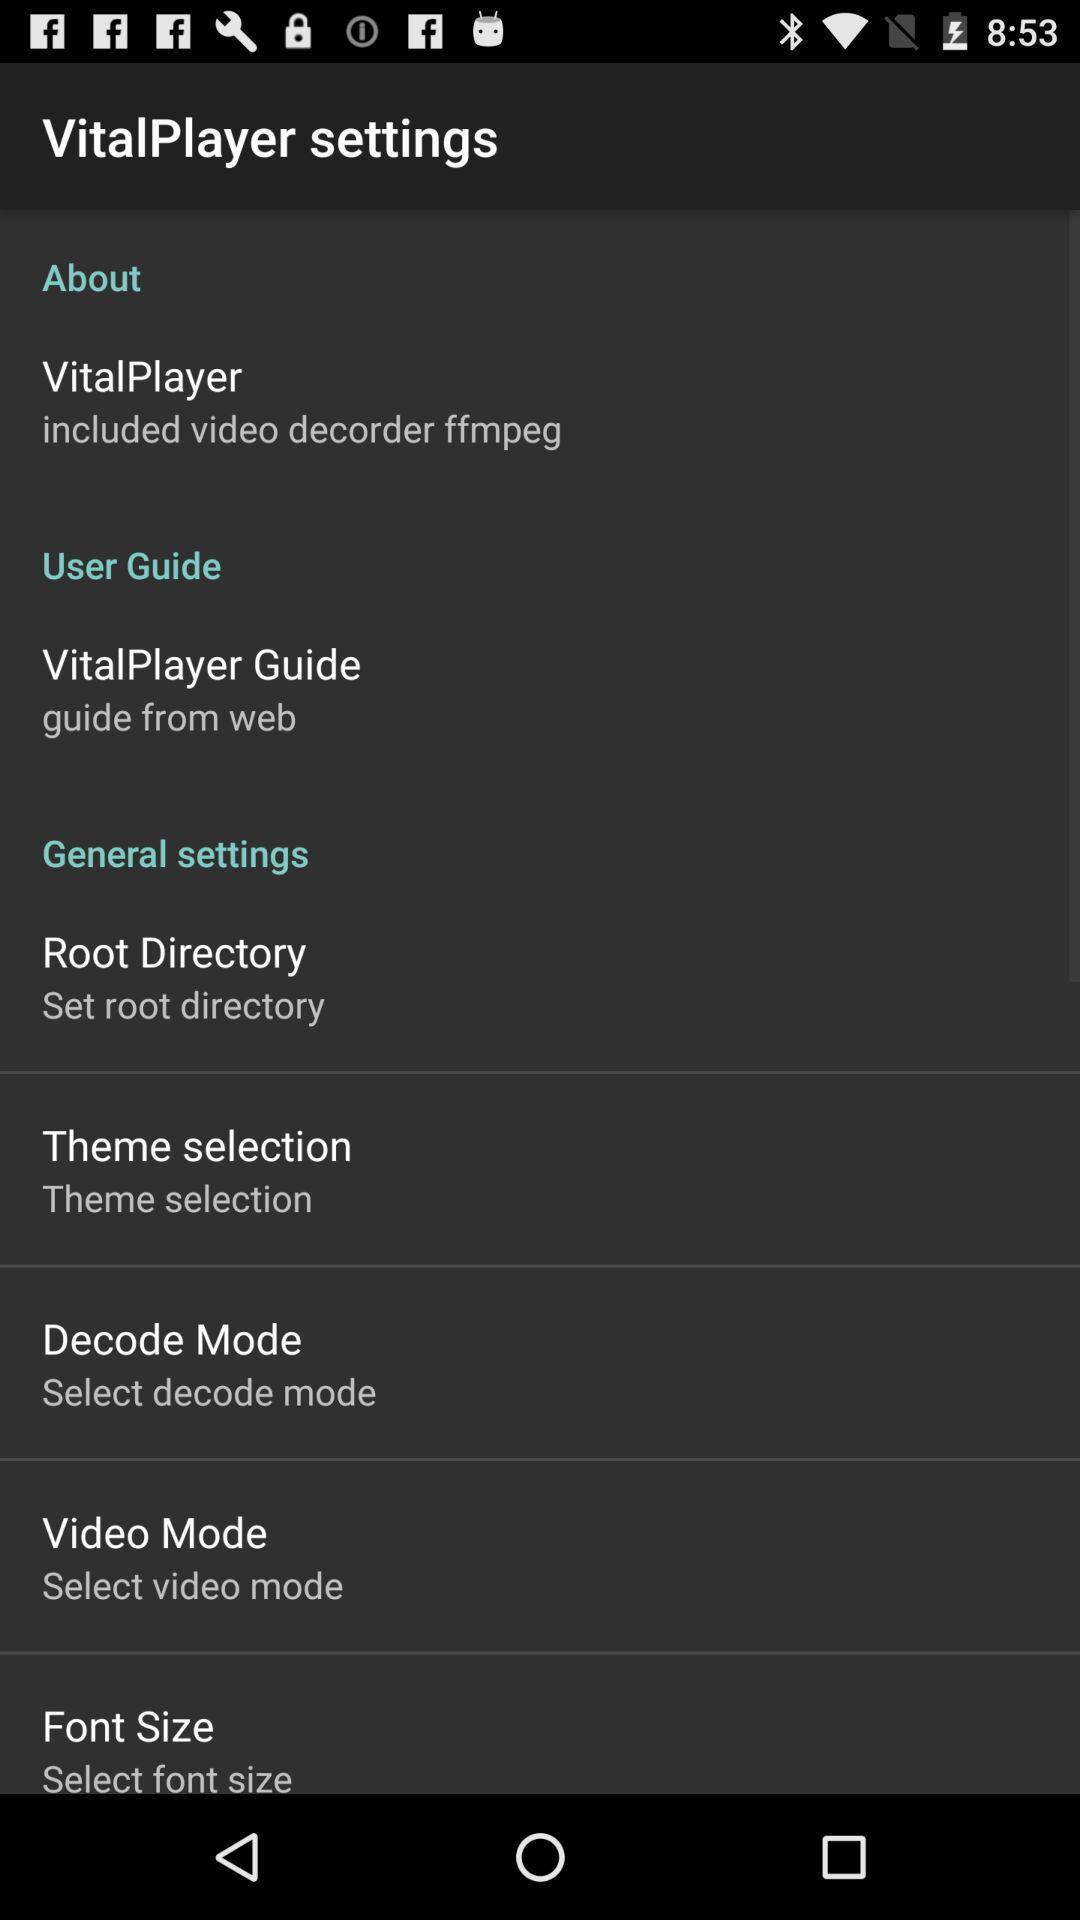 The height and width of the screenshot is (1920, 1080). Describe the element at coordinates (201, 662) in the screenshot. I see `the vitalplayer guide icon` at that location.